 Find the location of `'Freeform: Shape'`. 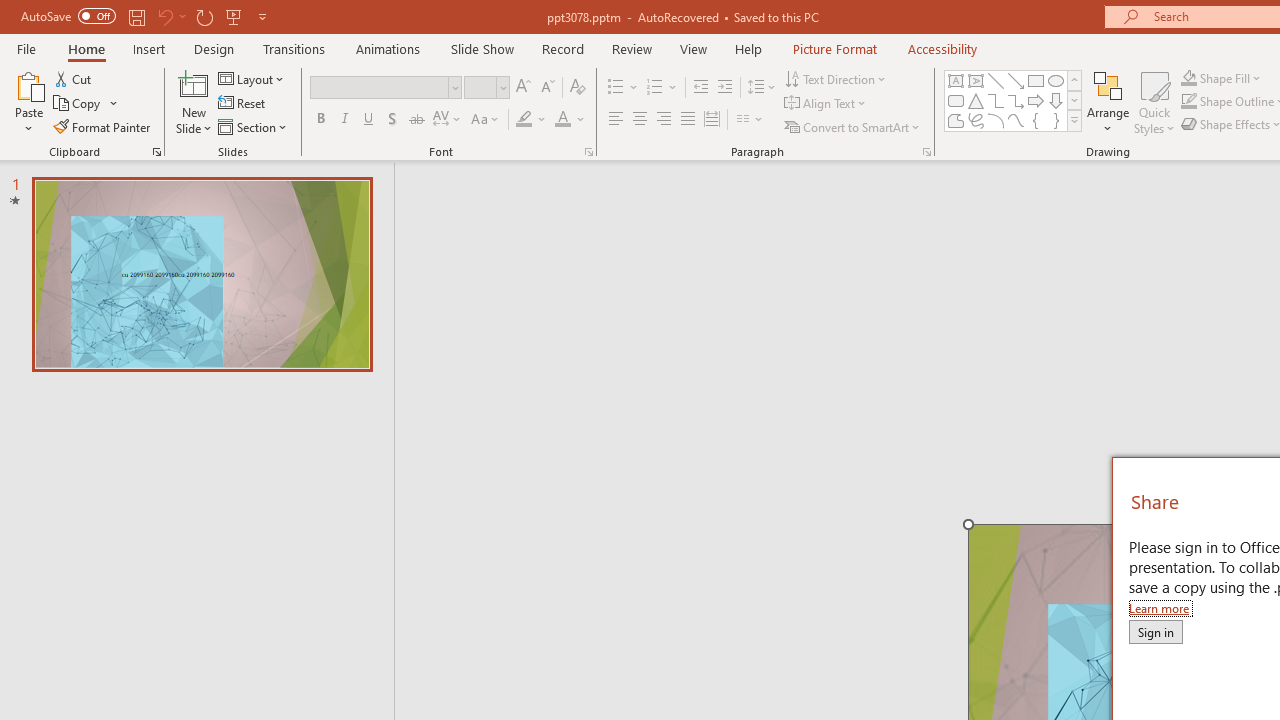

'Freeform: Shape' is located at coordinates (955, 120).